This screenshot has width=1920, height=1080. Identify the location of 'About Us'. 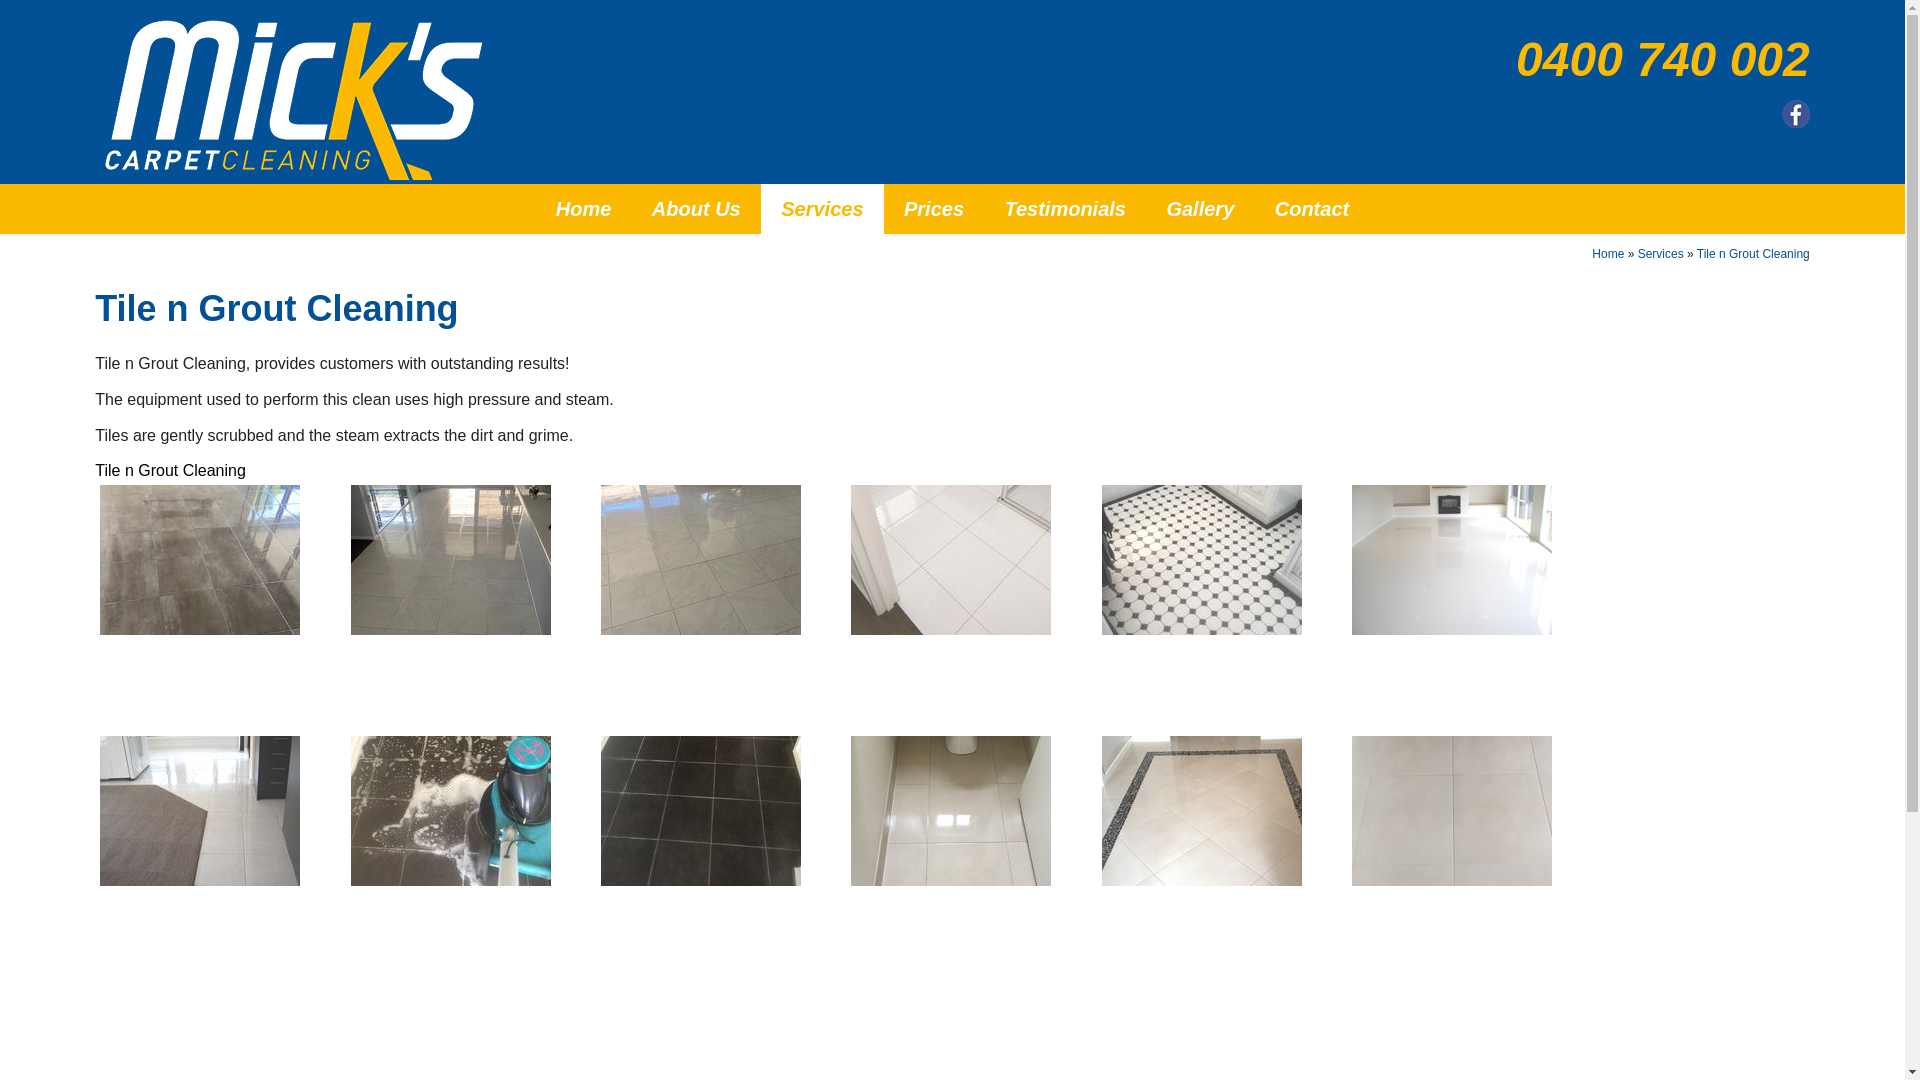
(696, 208).